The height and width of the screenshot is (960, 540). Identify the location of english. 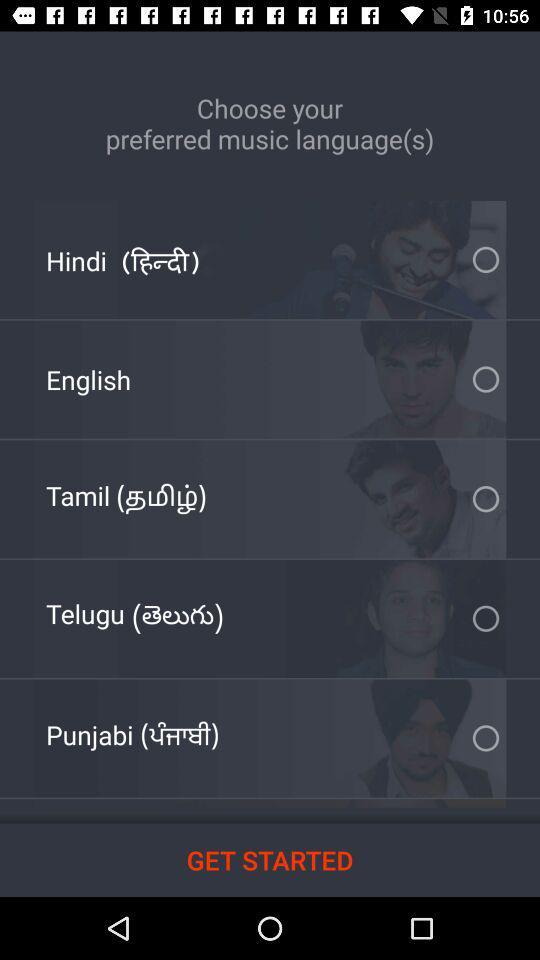
(87, 378).